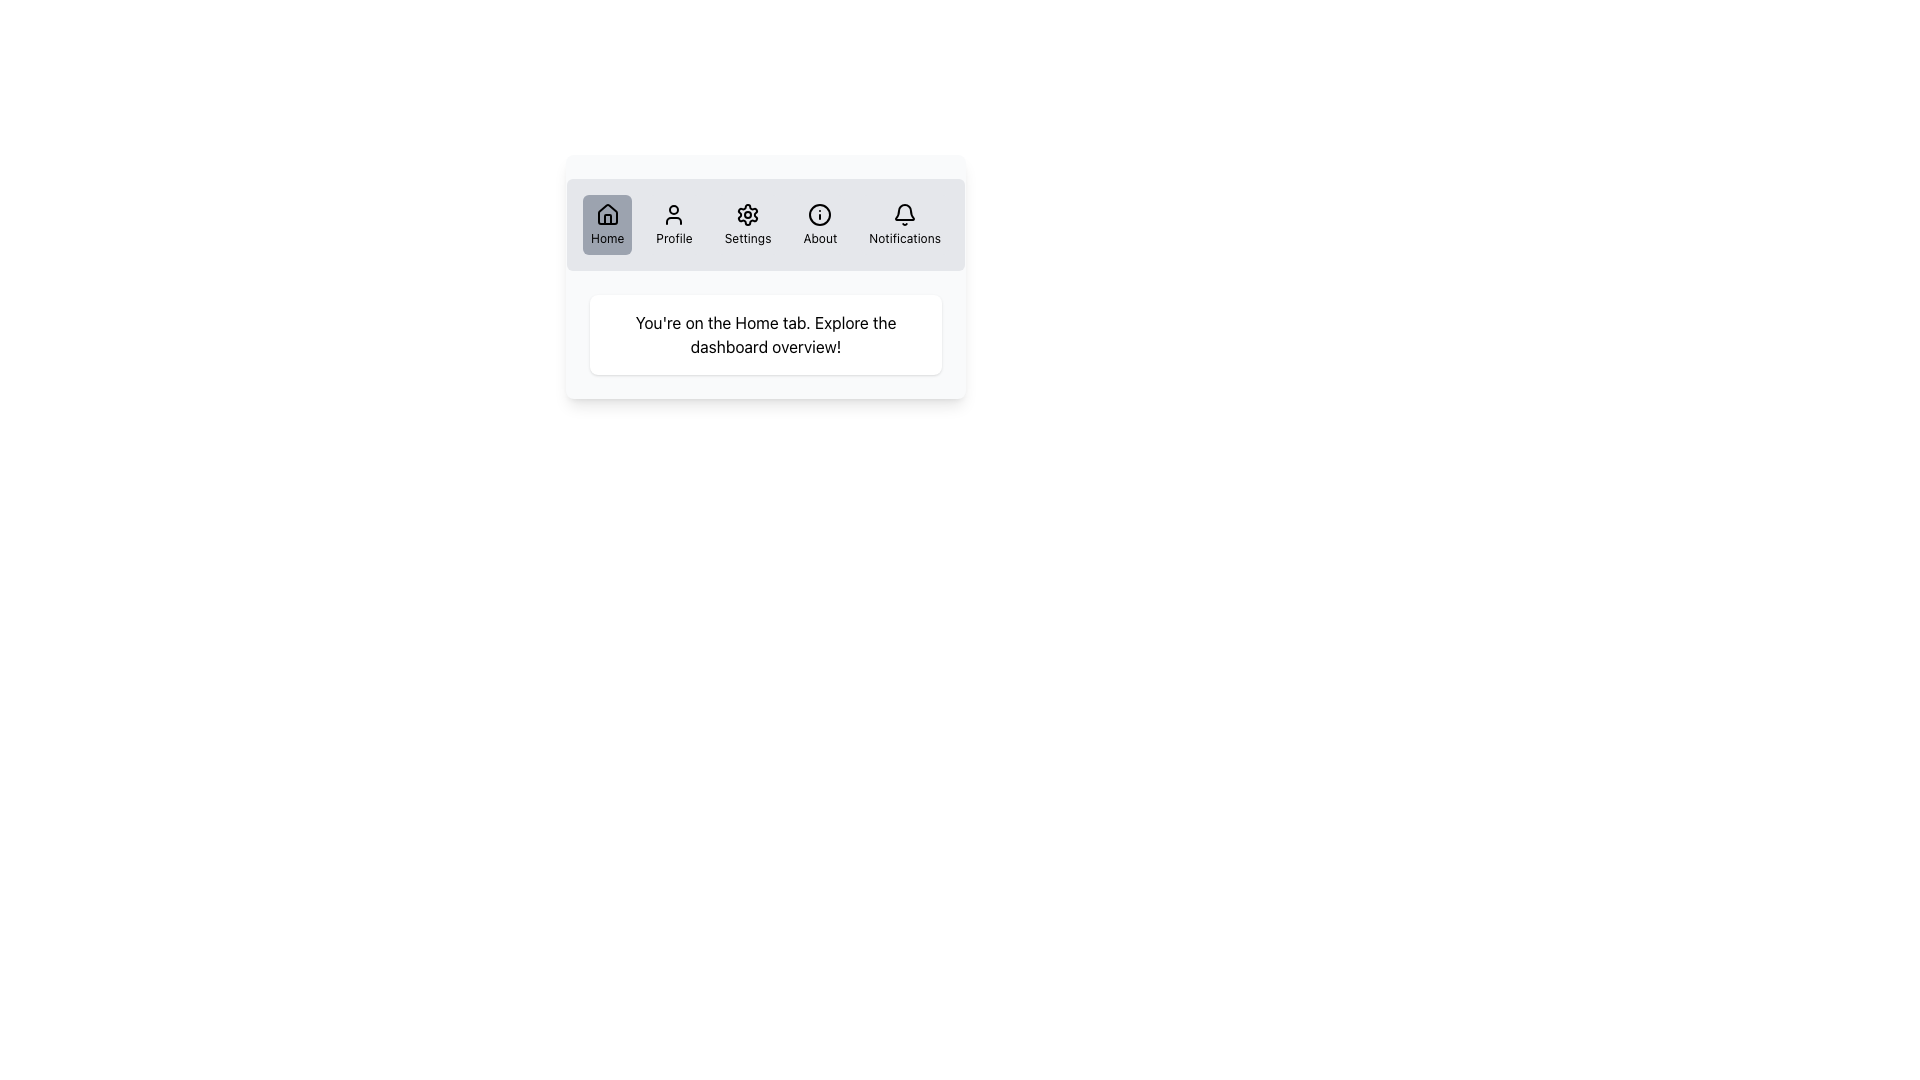  I want to click on the bell icon located in the top navigation bar, which serves as an indicator for notifications, so click(904, 215).